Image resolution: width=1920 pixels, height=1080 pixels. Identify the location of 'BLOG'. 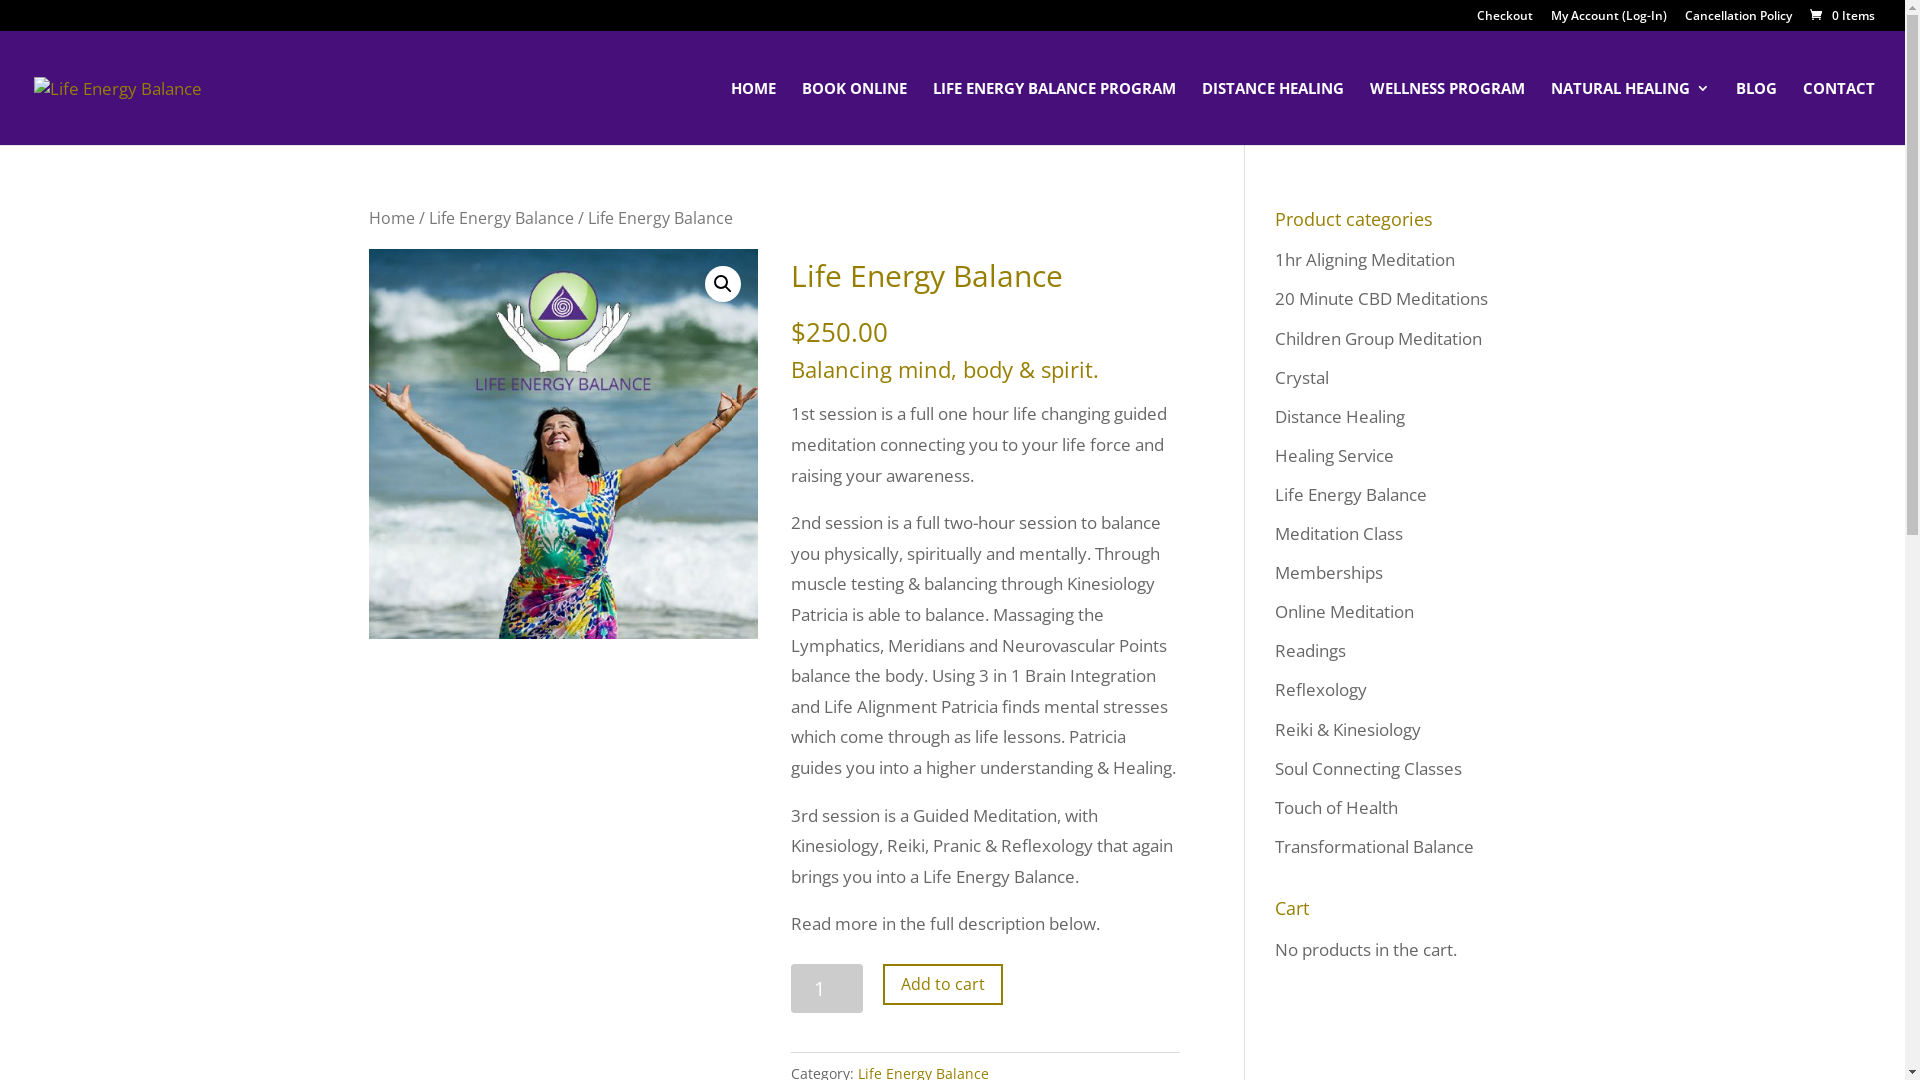
(1755, 112).